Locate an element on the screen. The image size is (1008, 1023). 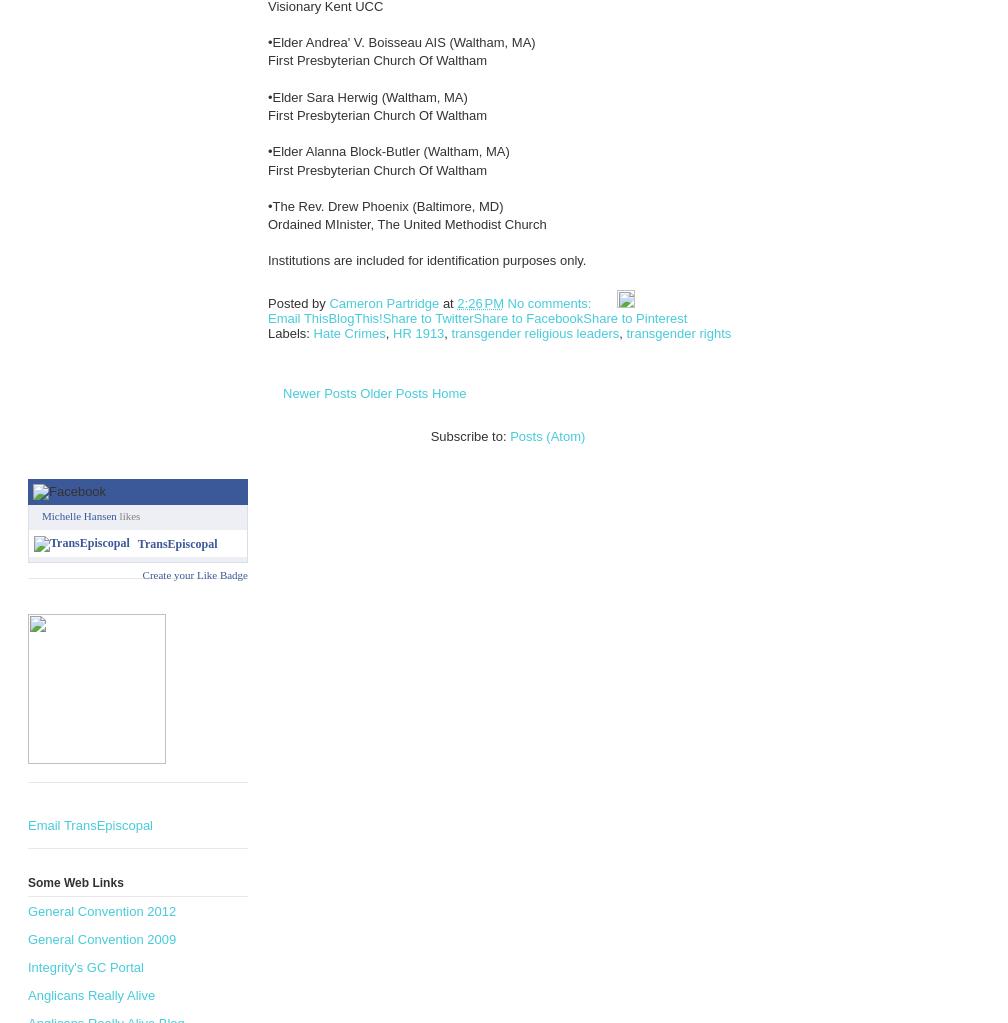
'Institutions are included for identification purposes only.' is located at coordinates (426, 260).